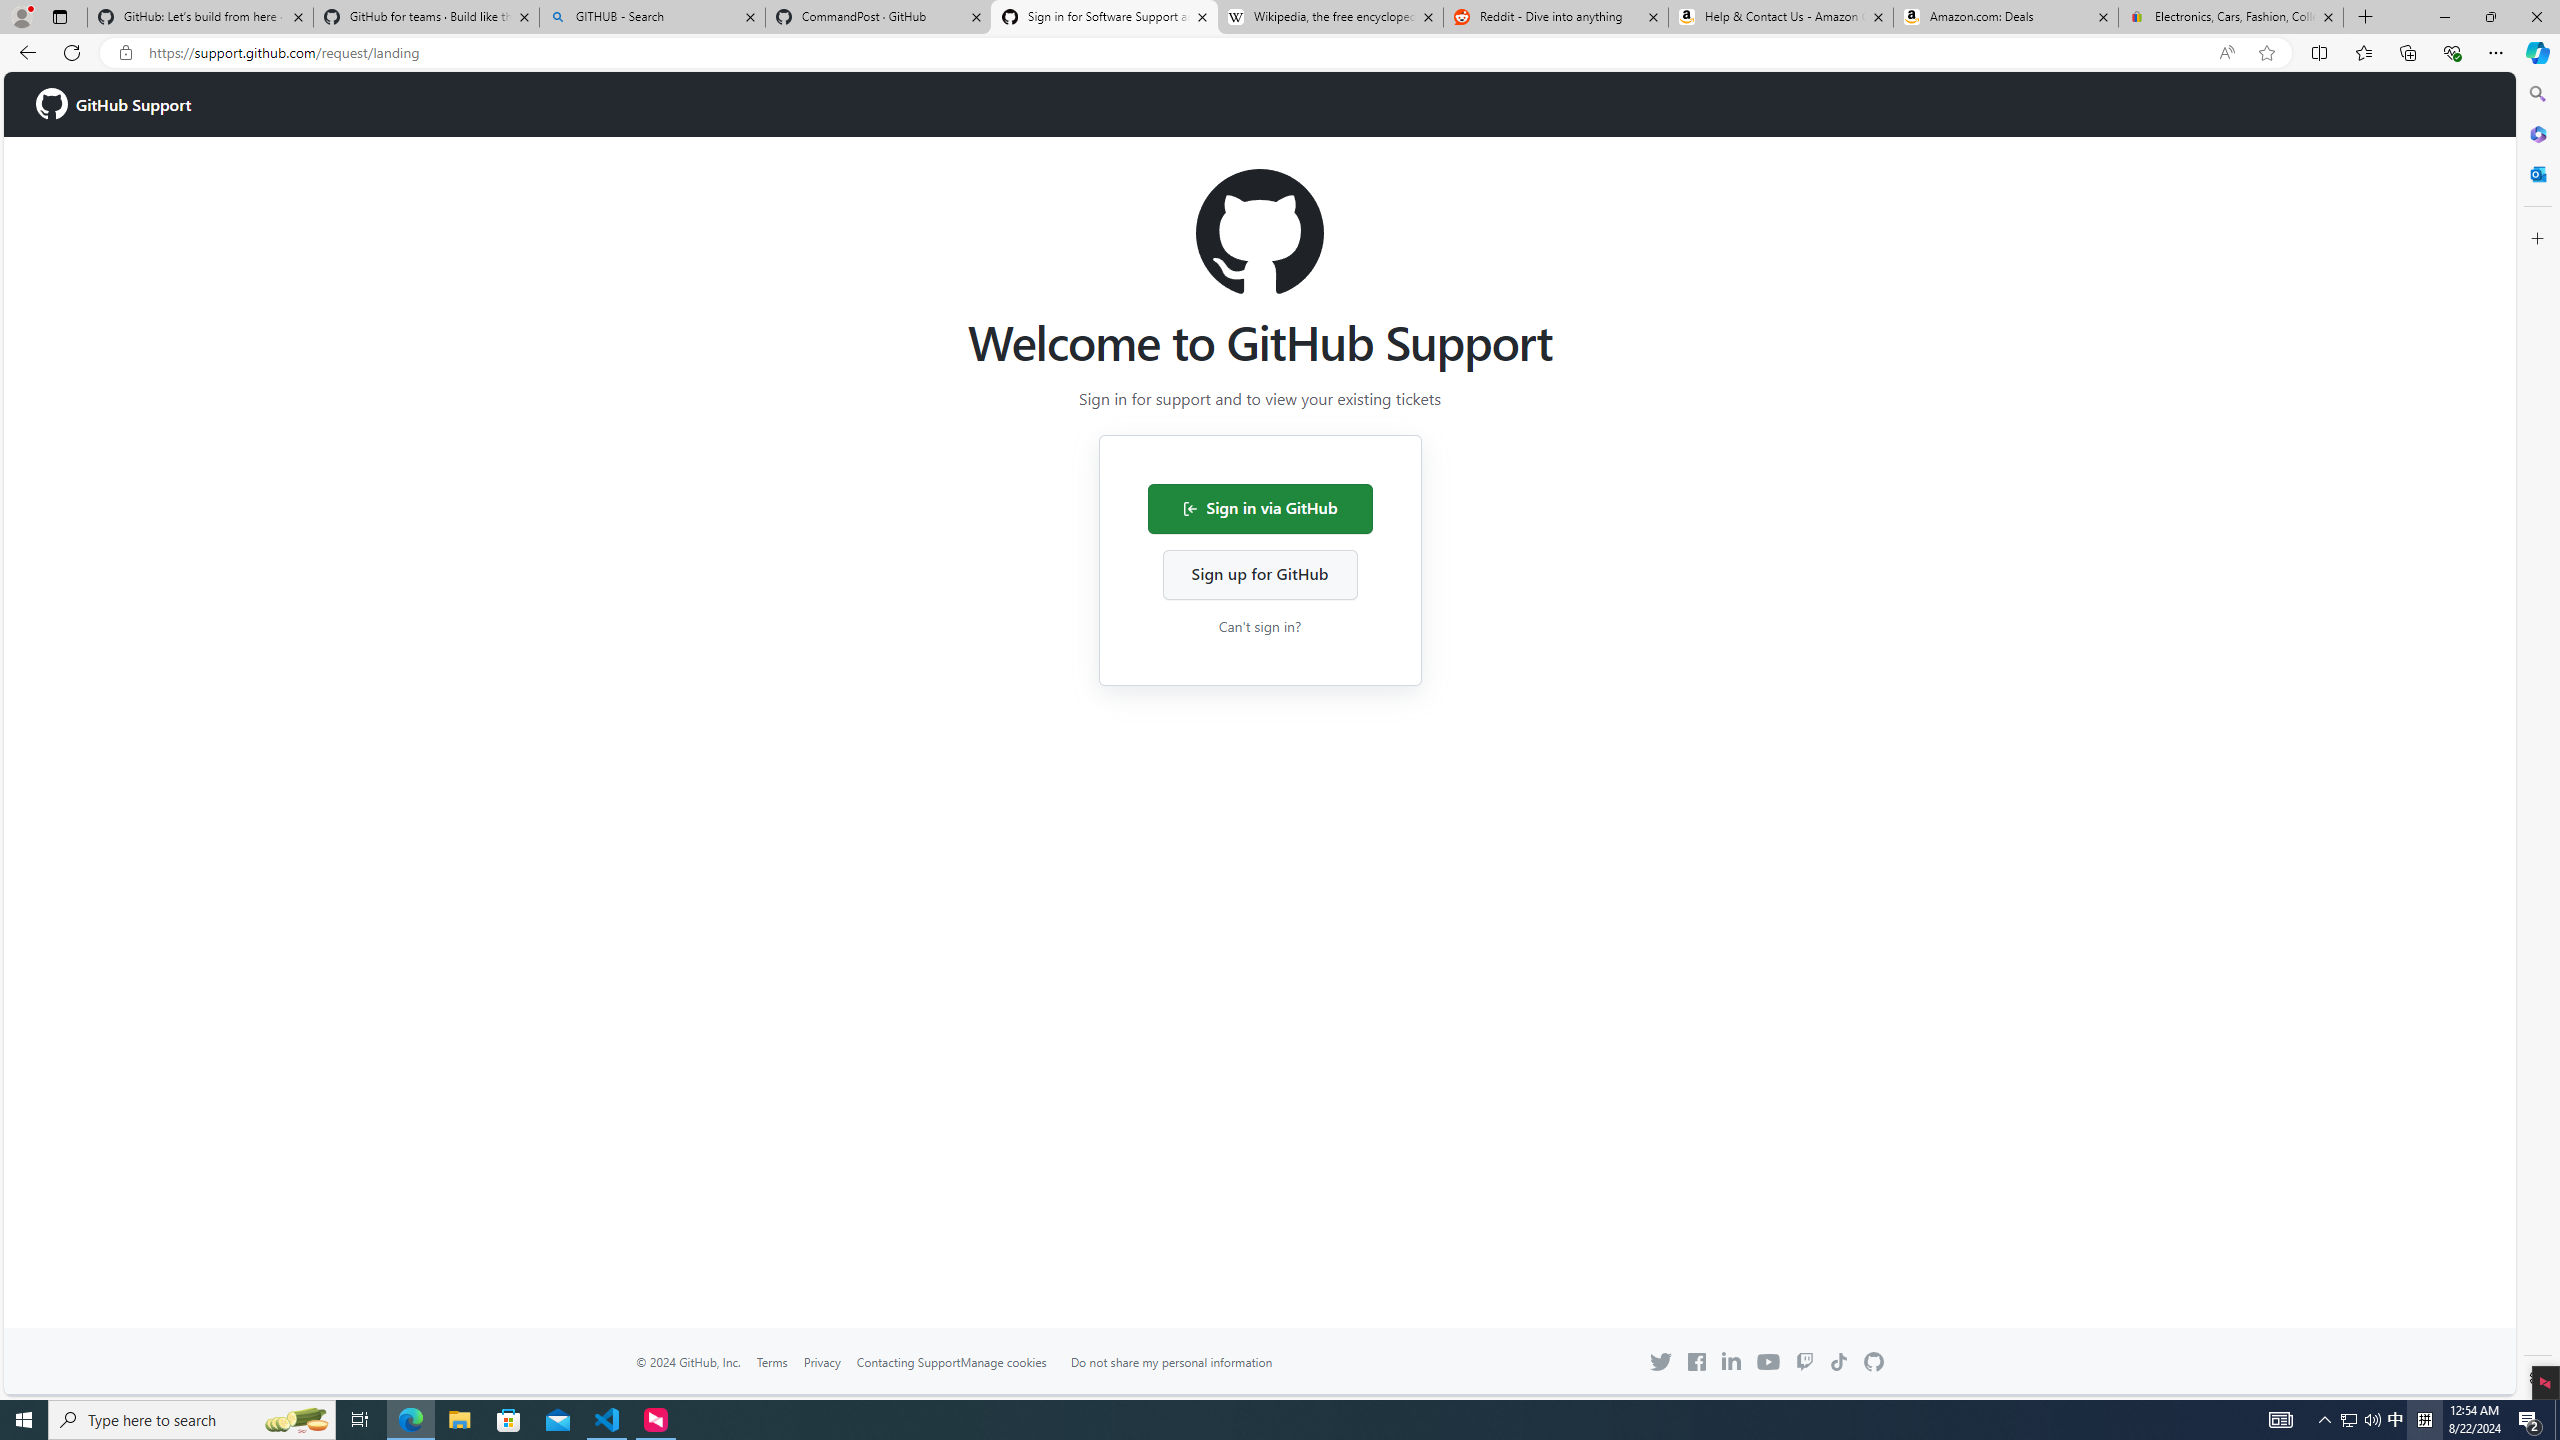 The width and height of the screenshot is (2560, 1440). Describe the element at coordinates (1695, 1362) in the screenshot. I see `'Facebook icon'` at that location.